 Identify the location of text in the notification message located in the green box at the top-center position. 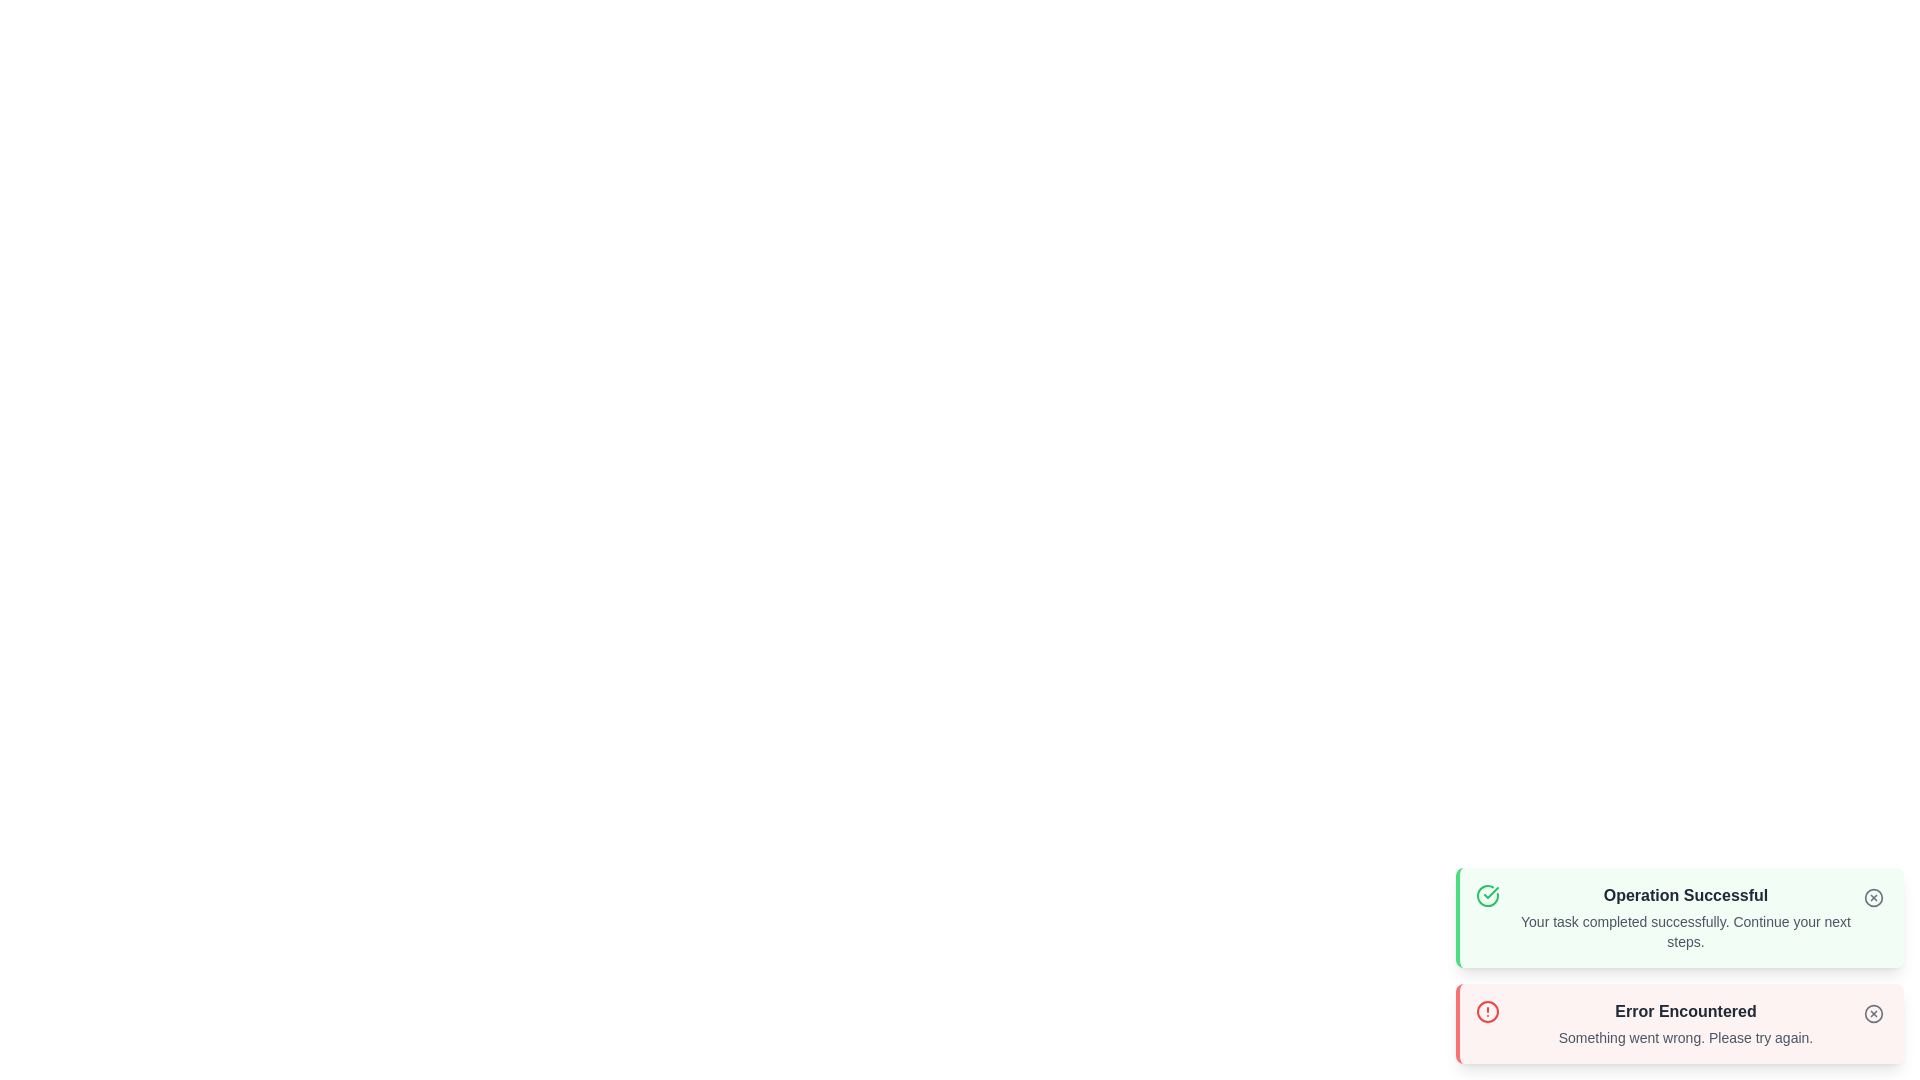
(1684, 918).